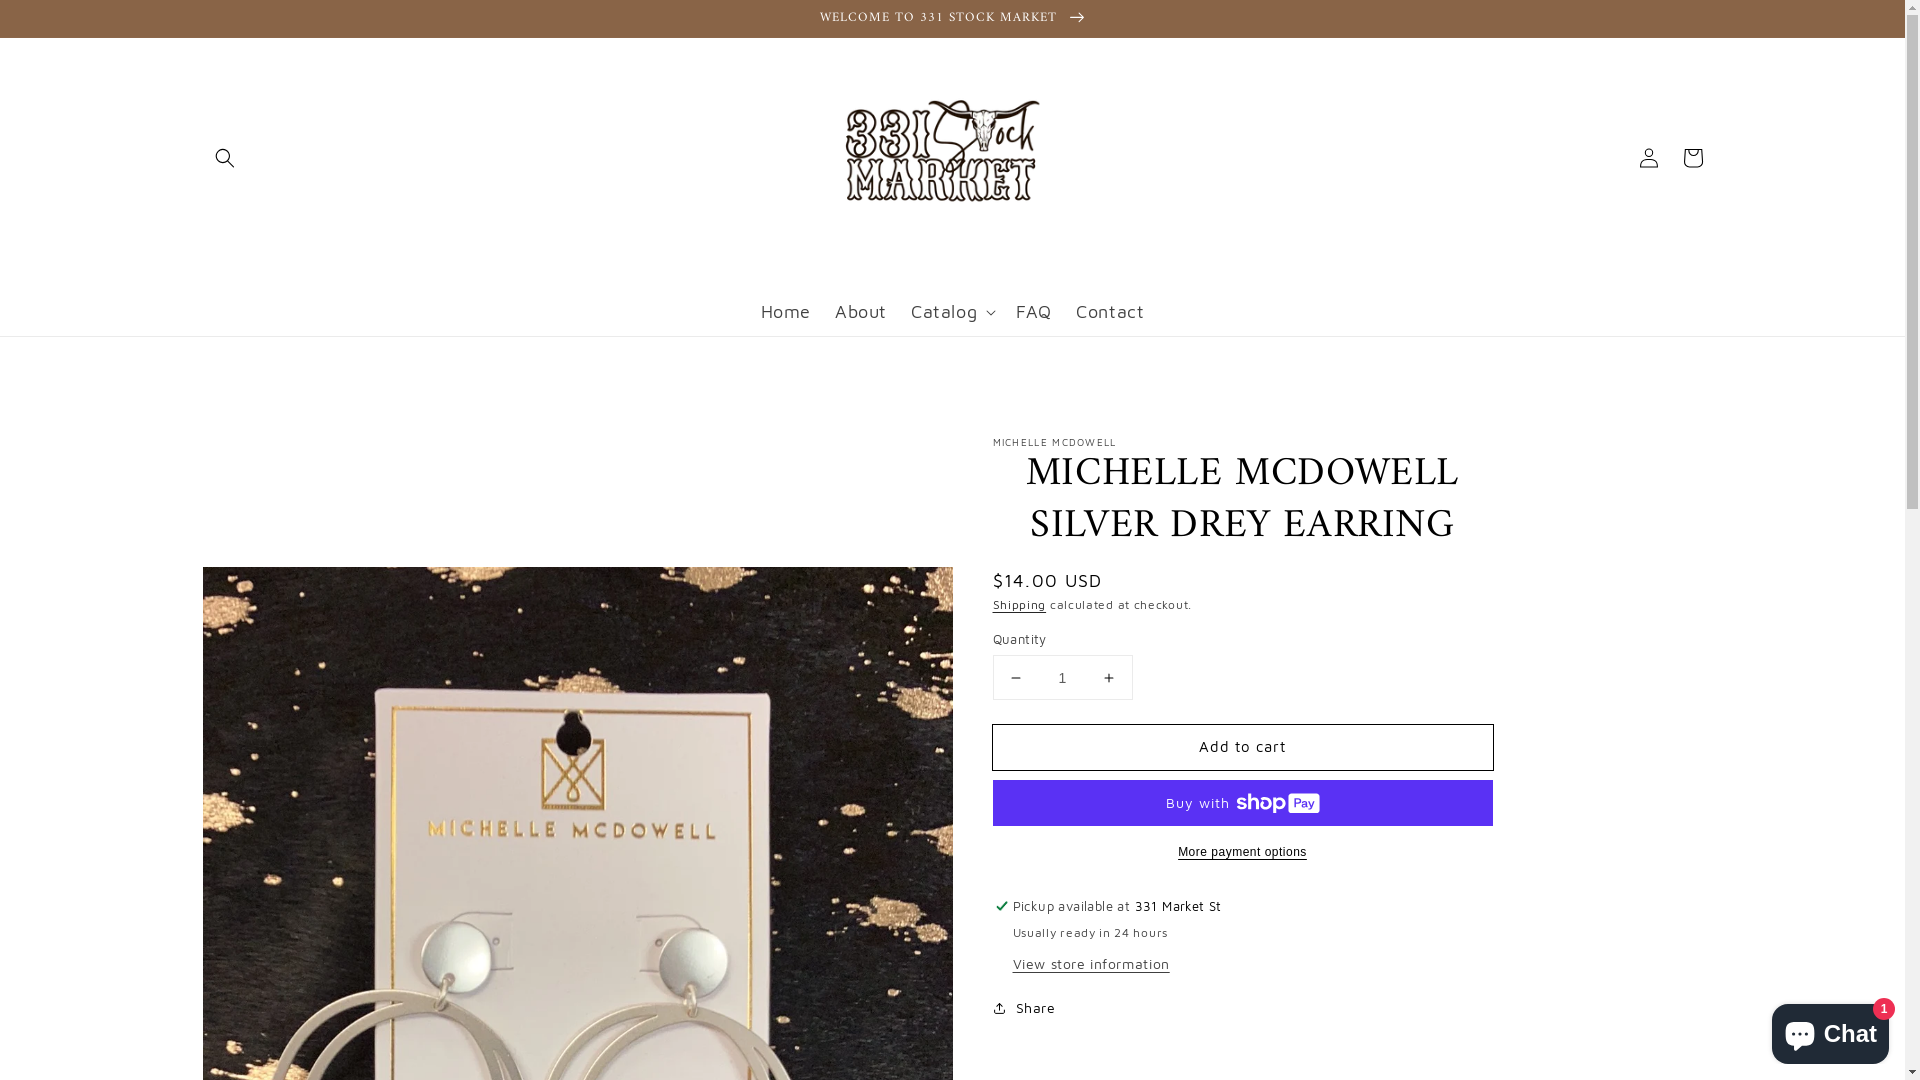 The width and height of the screenshot is (1920, 1080). What do you see at coordinates (1690, 157) in the screenshot?
I see `'Cart'` at bounding box center [1690, 157].